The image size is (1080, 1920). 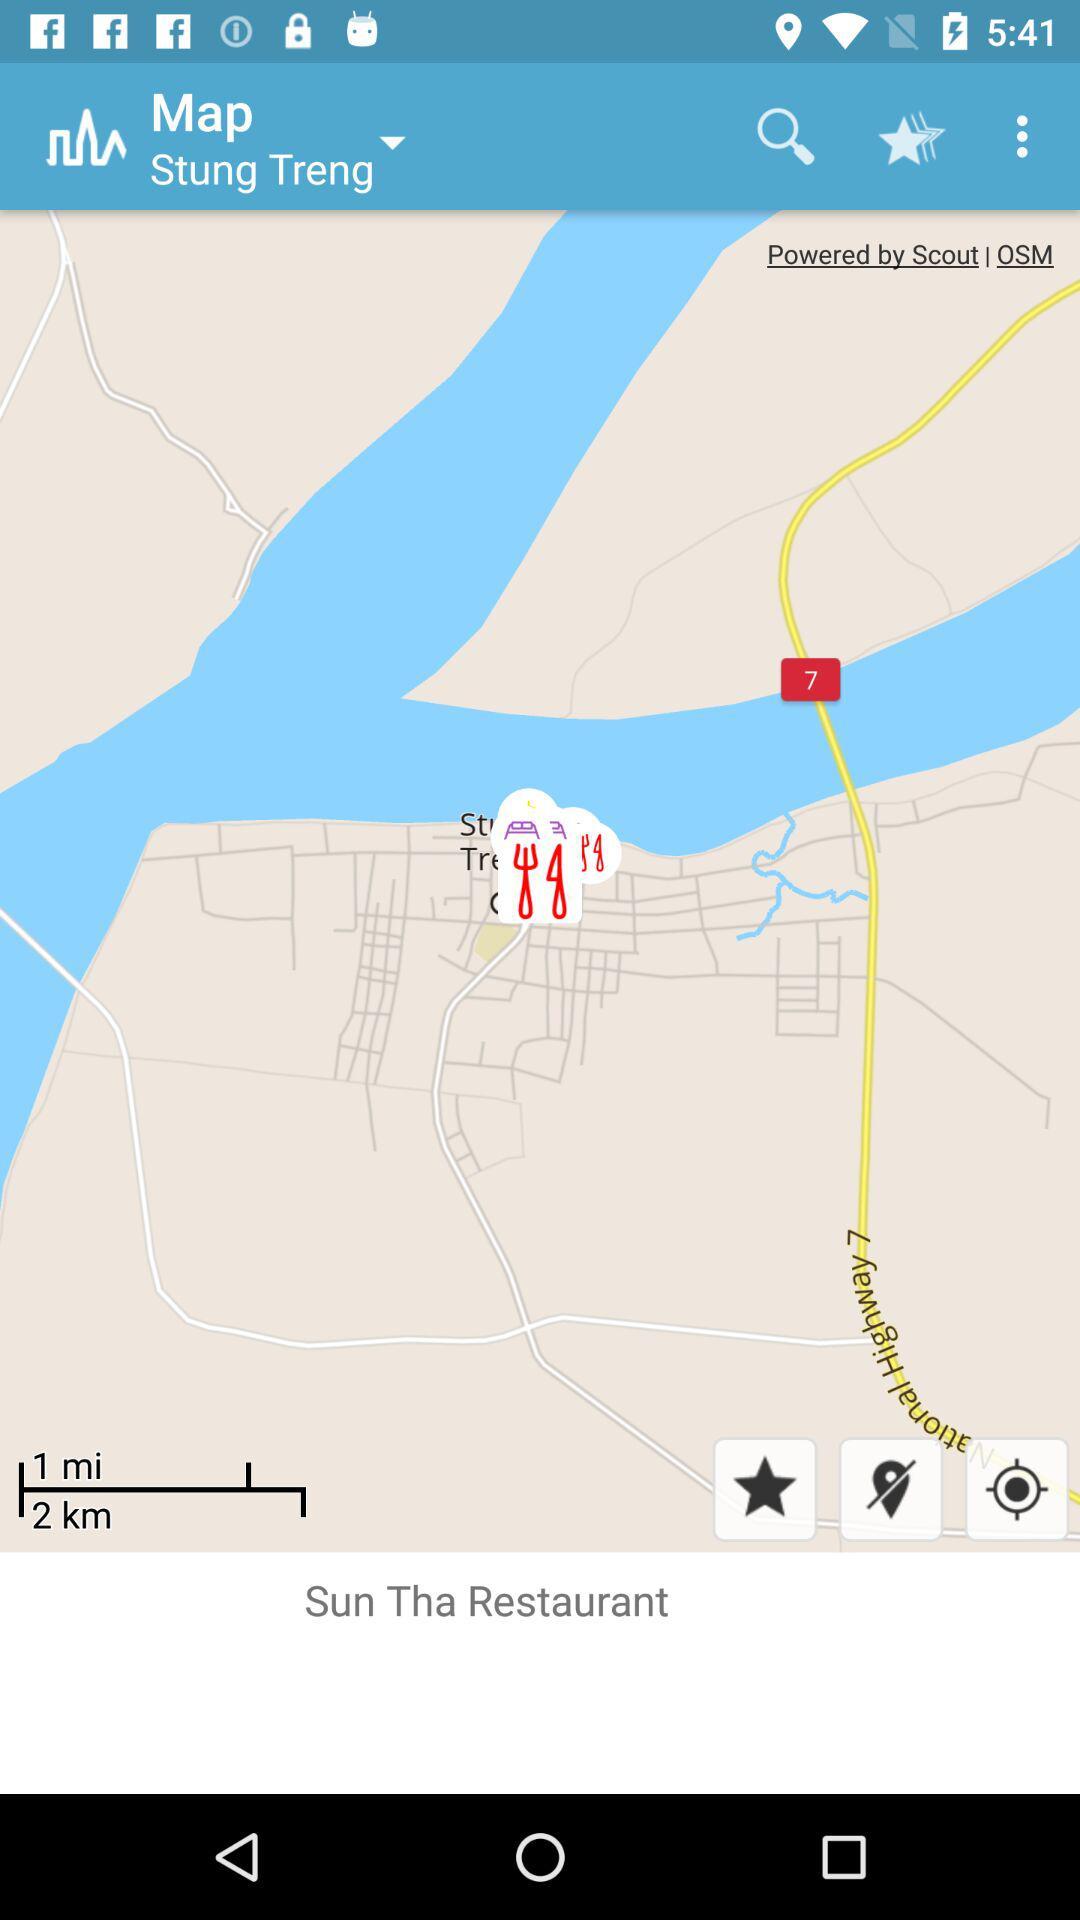 What do you see at coordinates (1017, 1489) in the screenshot?
I see `the location_crosshair icon` at bounding box center [1017, 1489].